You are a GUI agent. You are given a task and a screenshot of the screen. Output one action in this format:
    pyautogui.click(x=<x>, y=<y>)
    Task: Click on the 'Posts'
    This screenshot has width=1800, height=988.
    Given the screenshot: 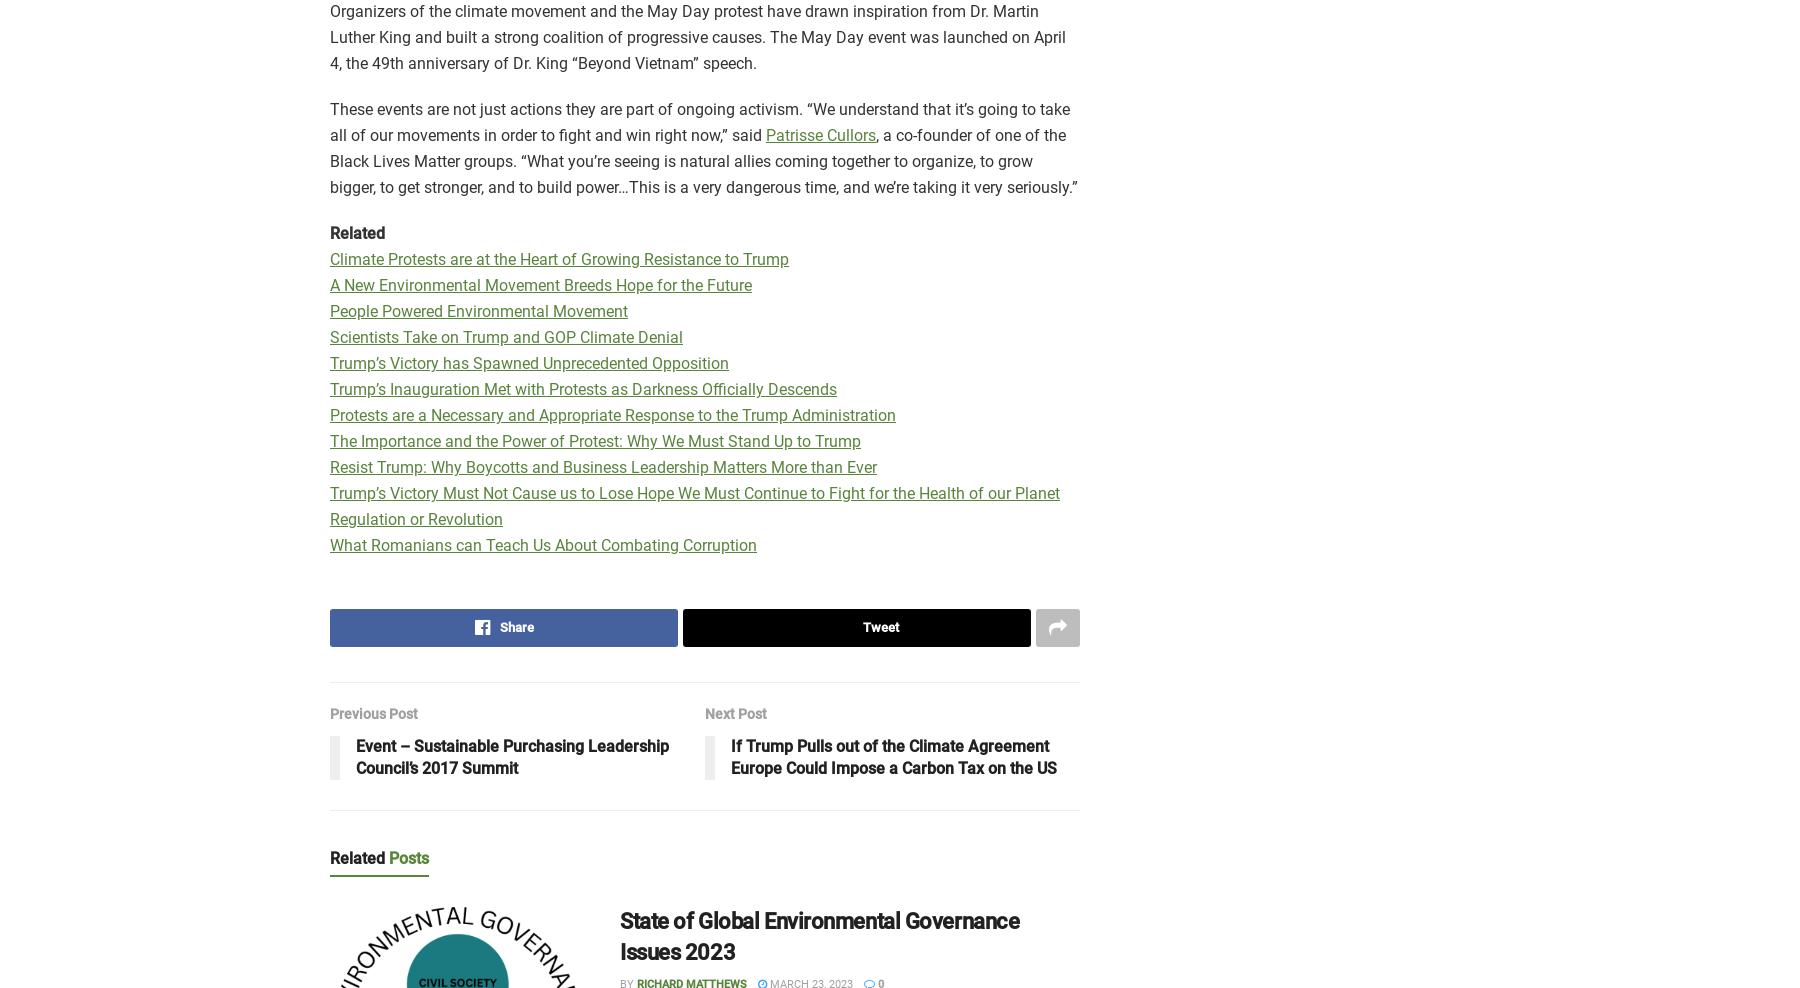 What is the action you would take?
    pyautogui.click(x=406, y=858)
    